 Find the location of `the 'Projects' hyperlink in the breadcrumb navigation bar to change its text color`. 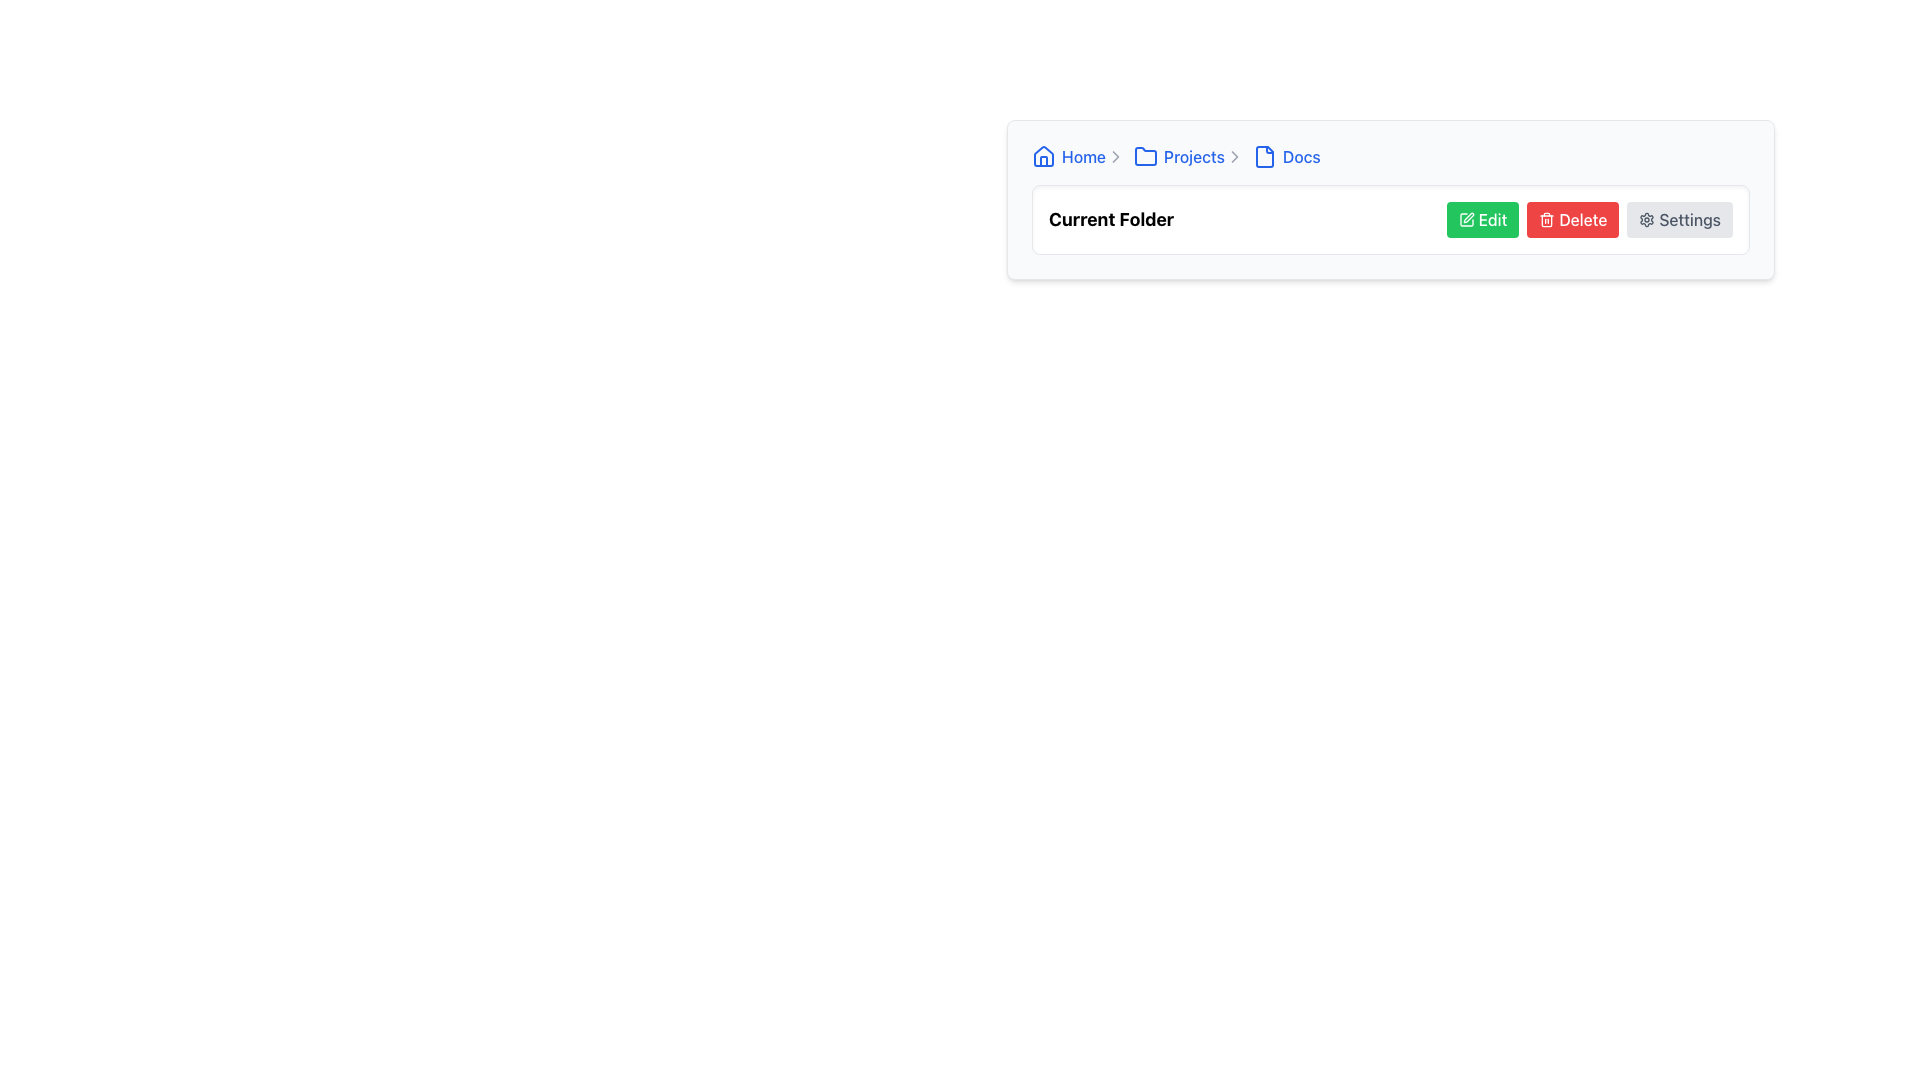

the 'Projects' hyperlink in the breadcrumb navigation bar to change its text color is located at coordinates (1179, 156).